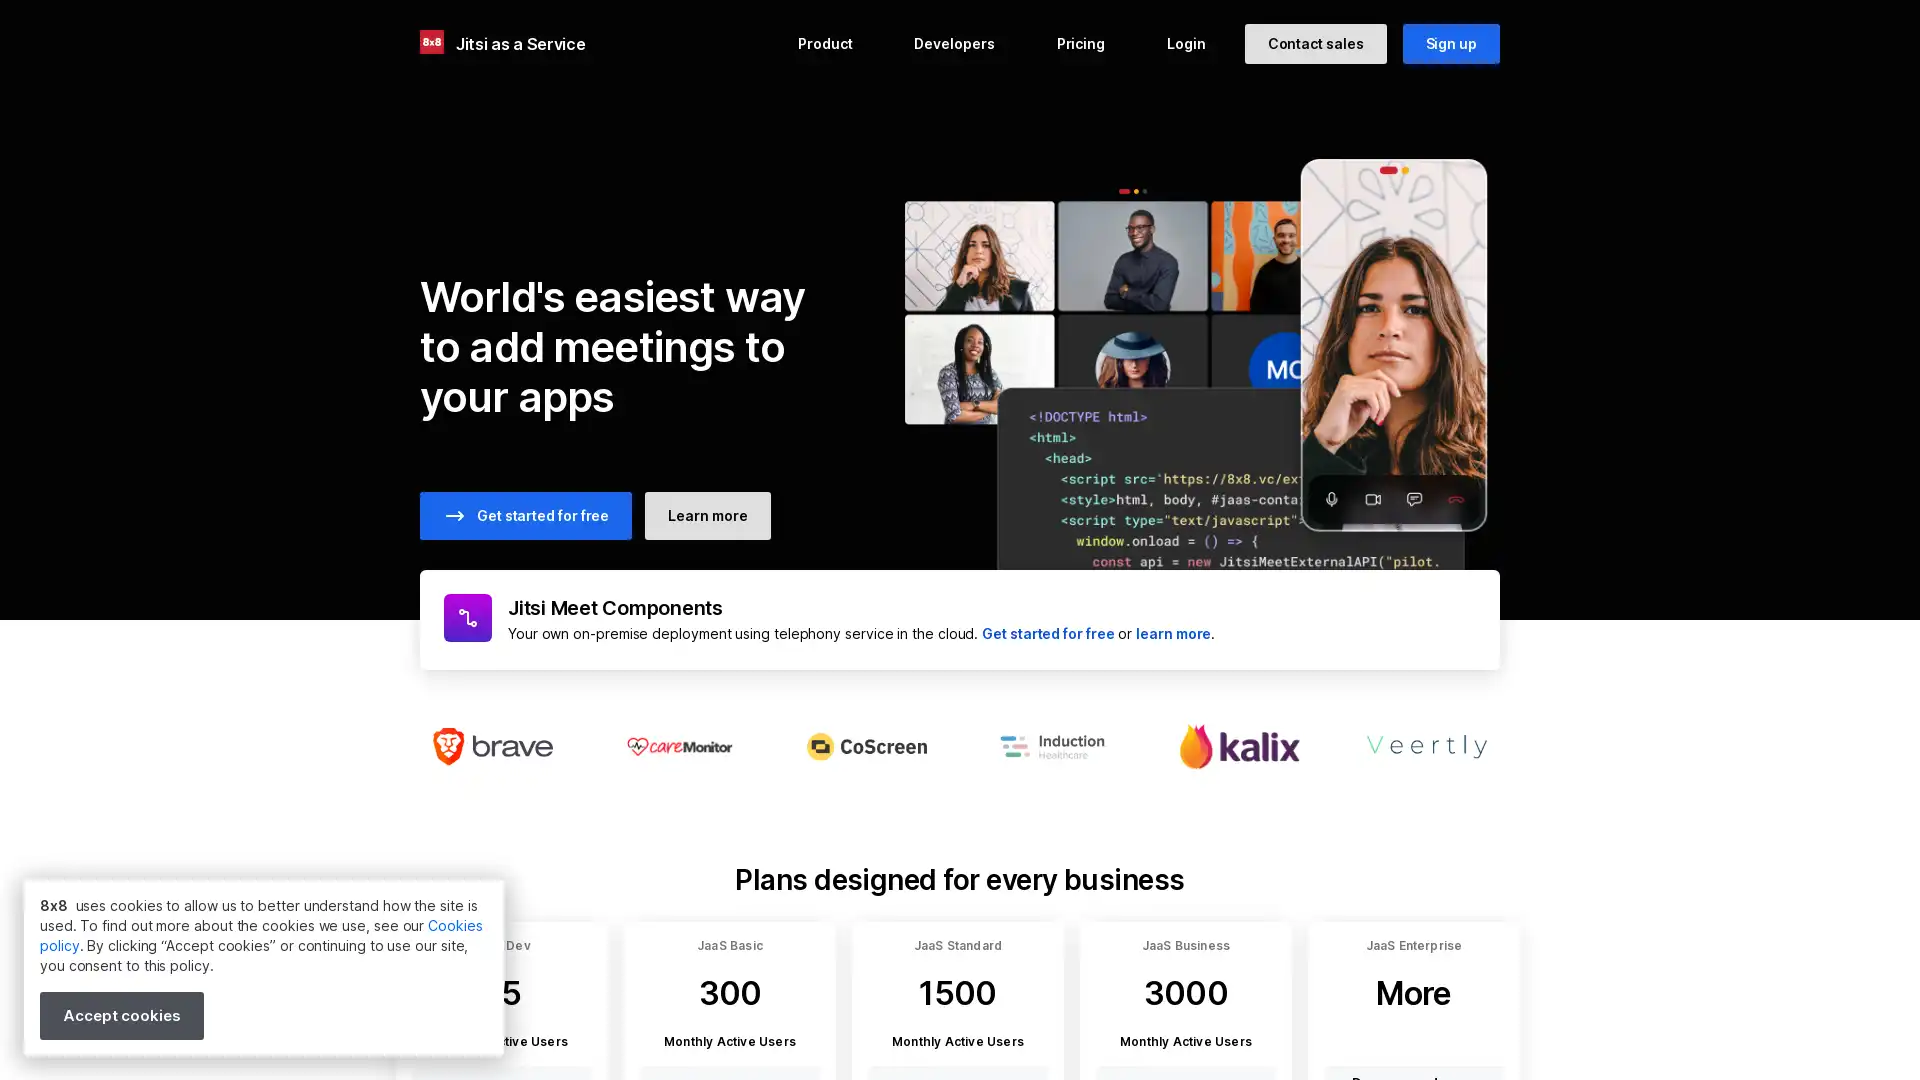 Image resolution: width=1920 pixels, height=1080 pixels. What do you see at coordinates (825, 43) in the screenshot?
I see `Product` at bounding box center [825, 43].